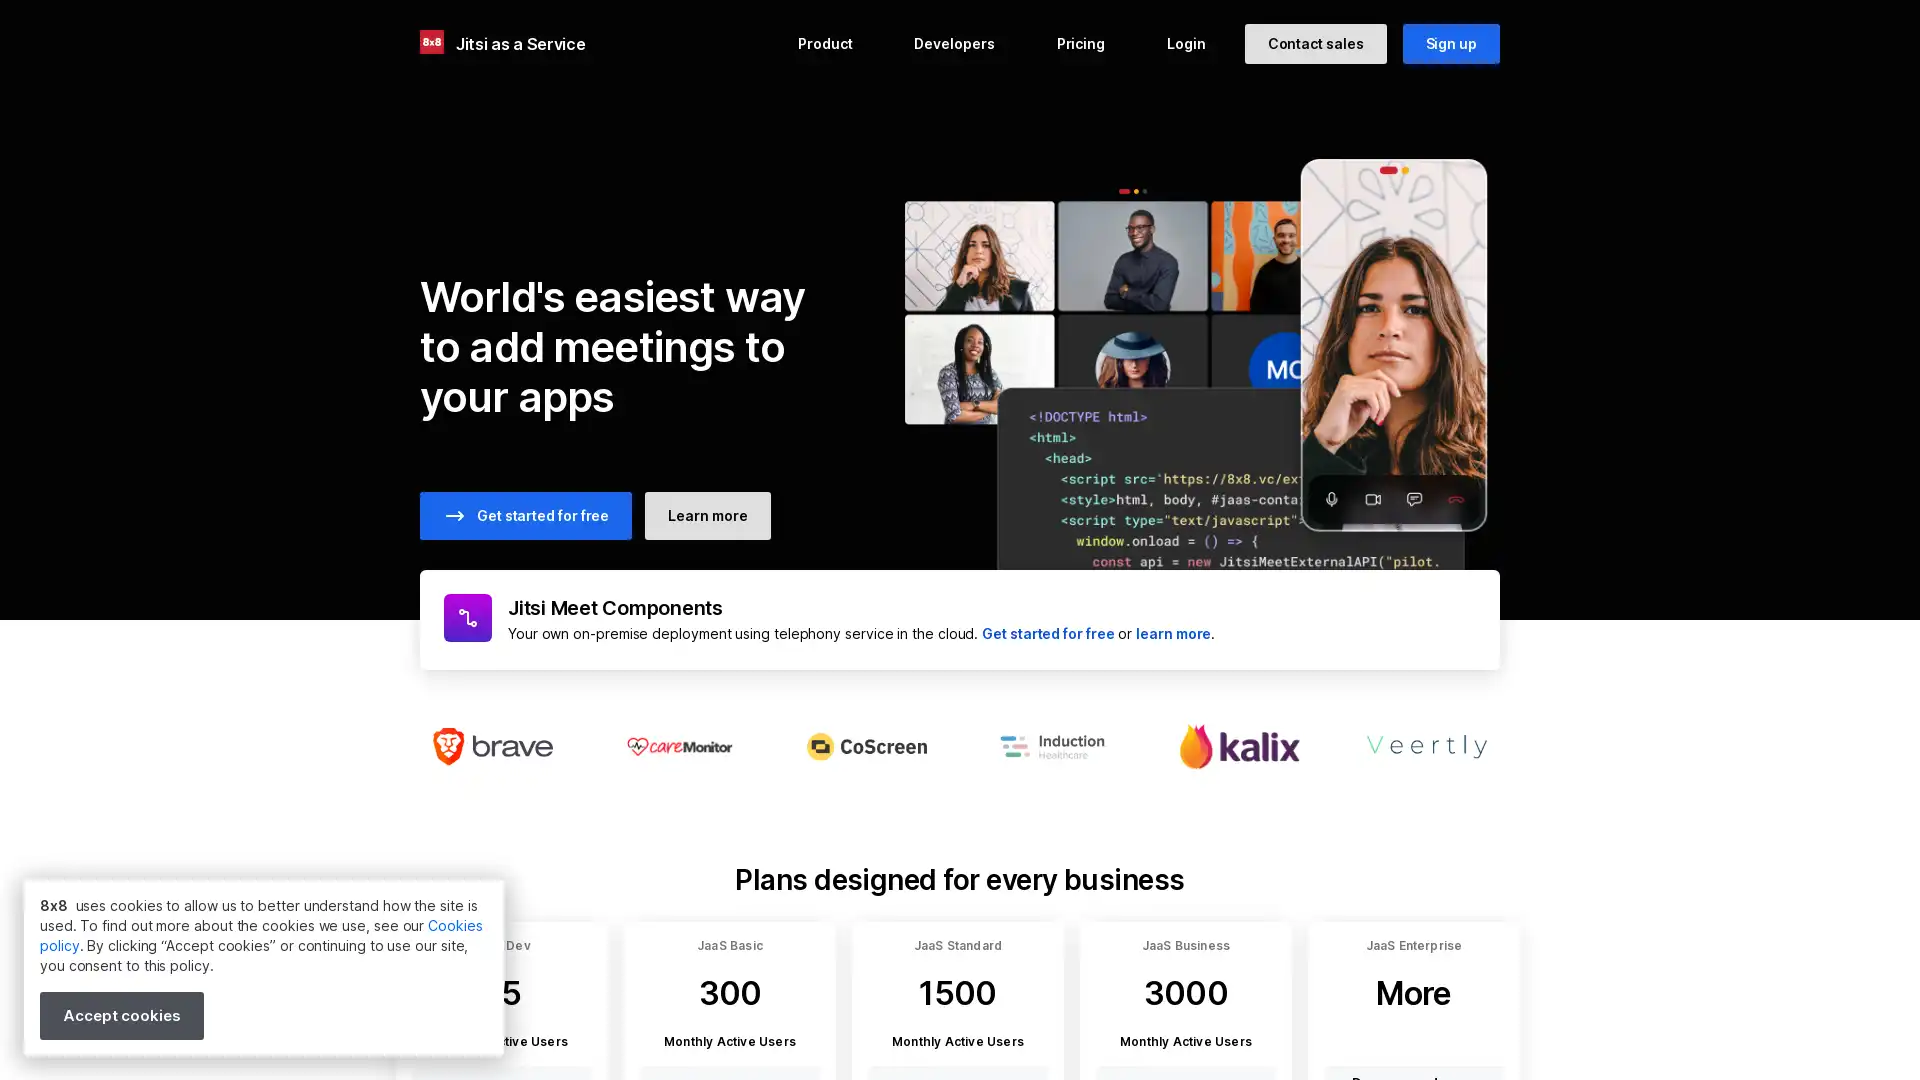 Image resolution: width=1920 pixels, height=1080 pixels. What do you see at coordinates (825, 43) in the screenshot?
I see `Product` at bounding box center [825, 43].